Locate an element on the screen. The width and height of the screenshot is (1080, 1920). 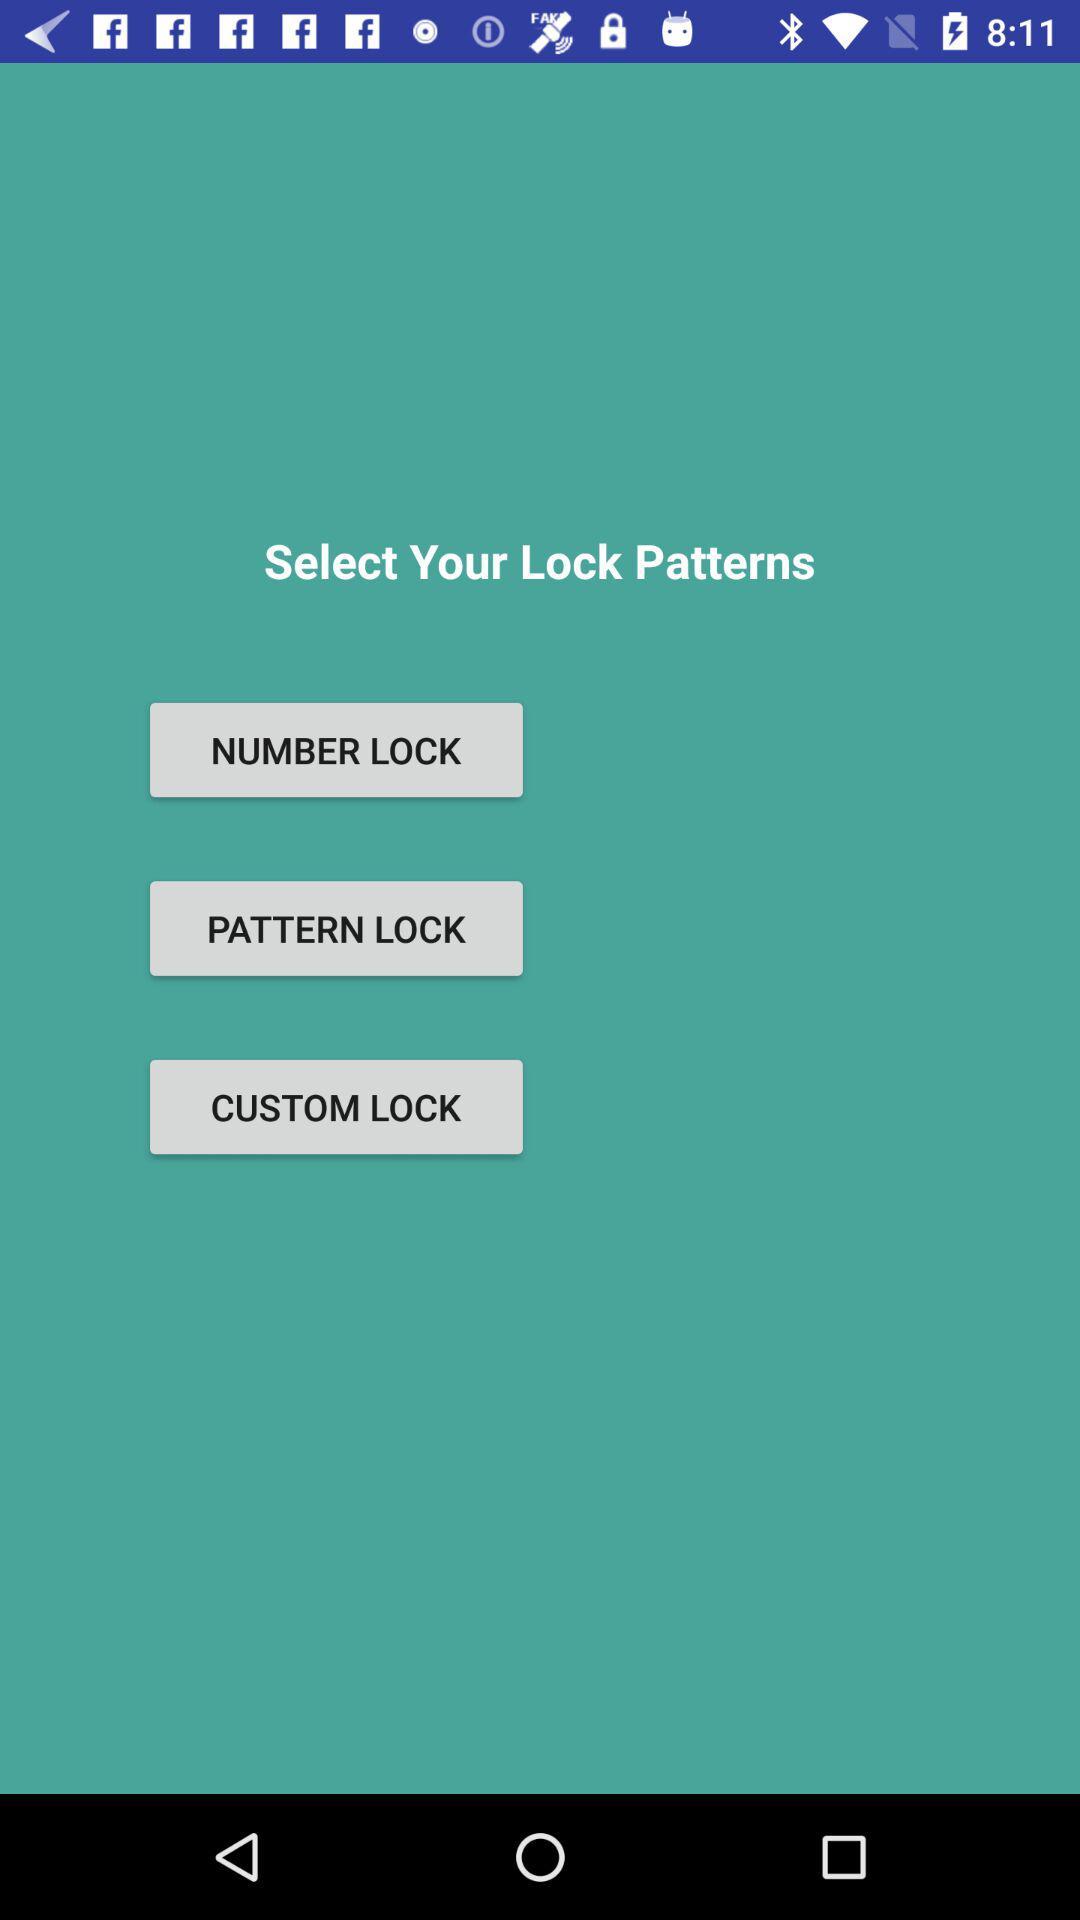
pattern lock item is located at coordinates (335, 927).